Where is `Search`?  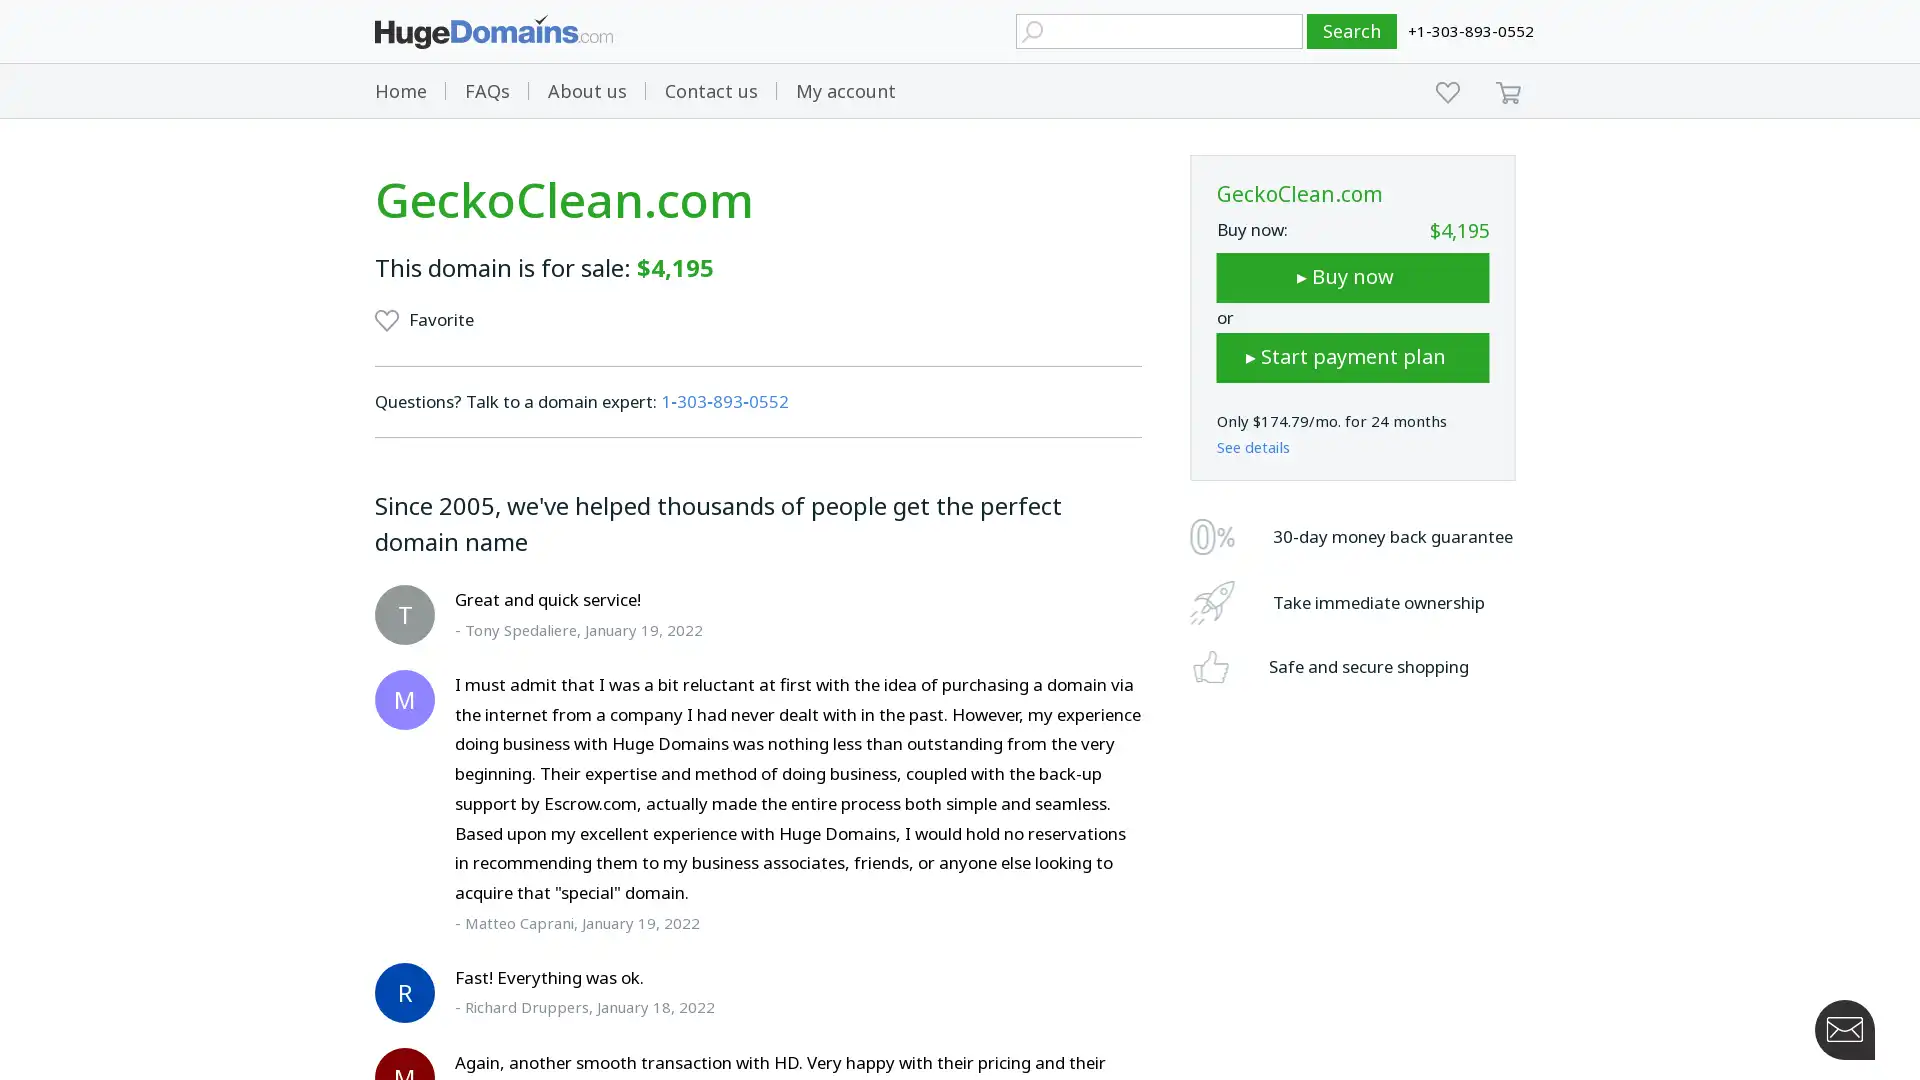 Search is located at coordinates (1352, 31).